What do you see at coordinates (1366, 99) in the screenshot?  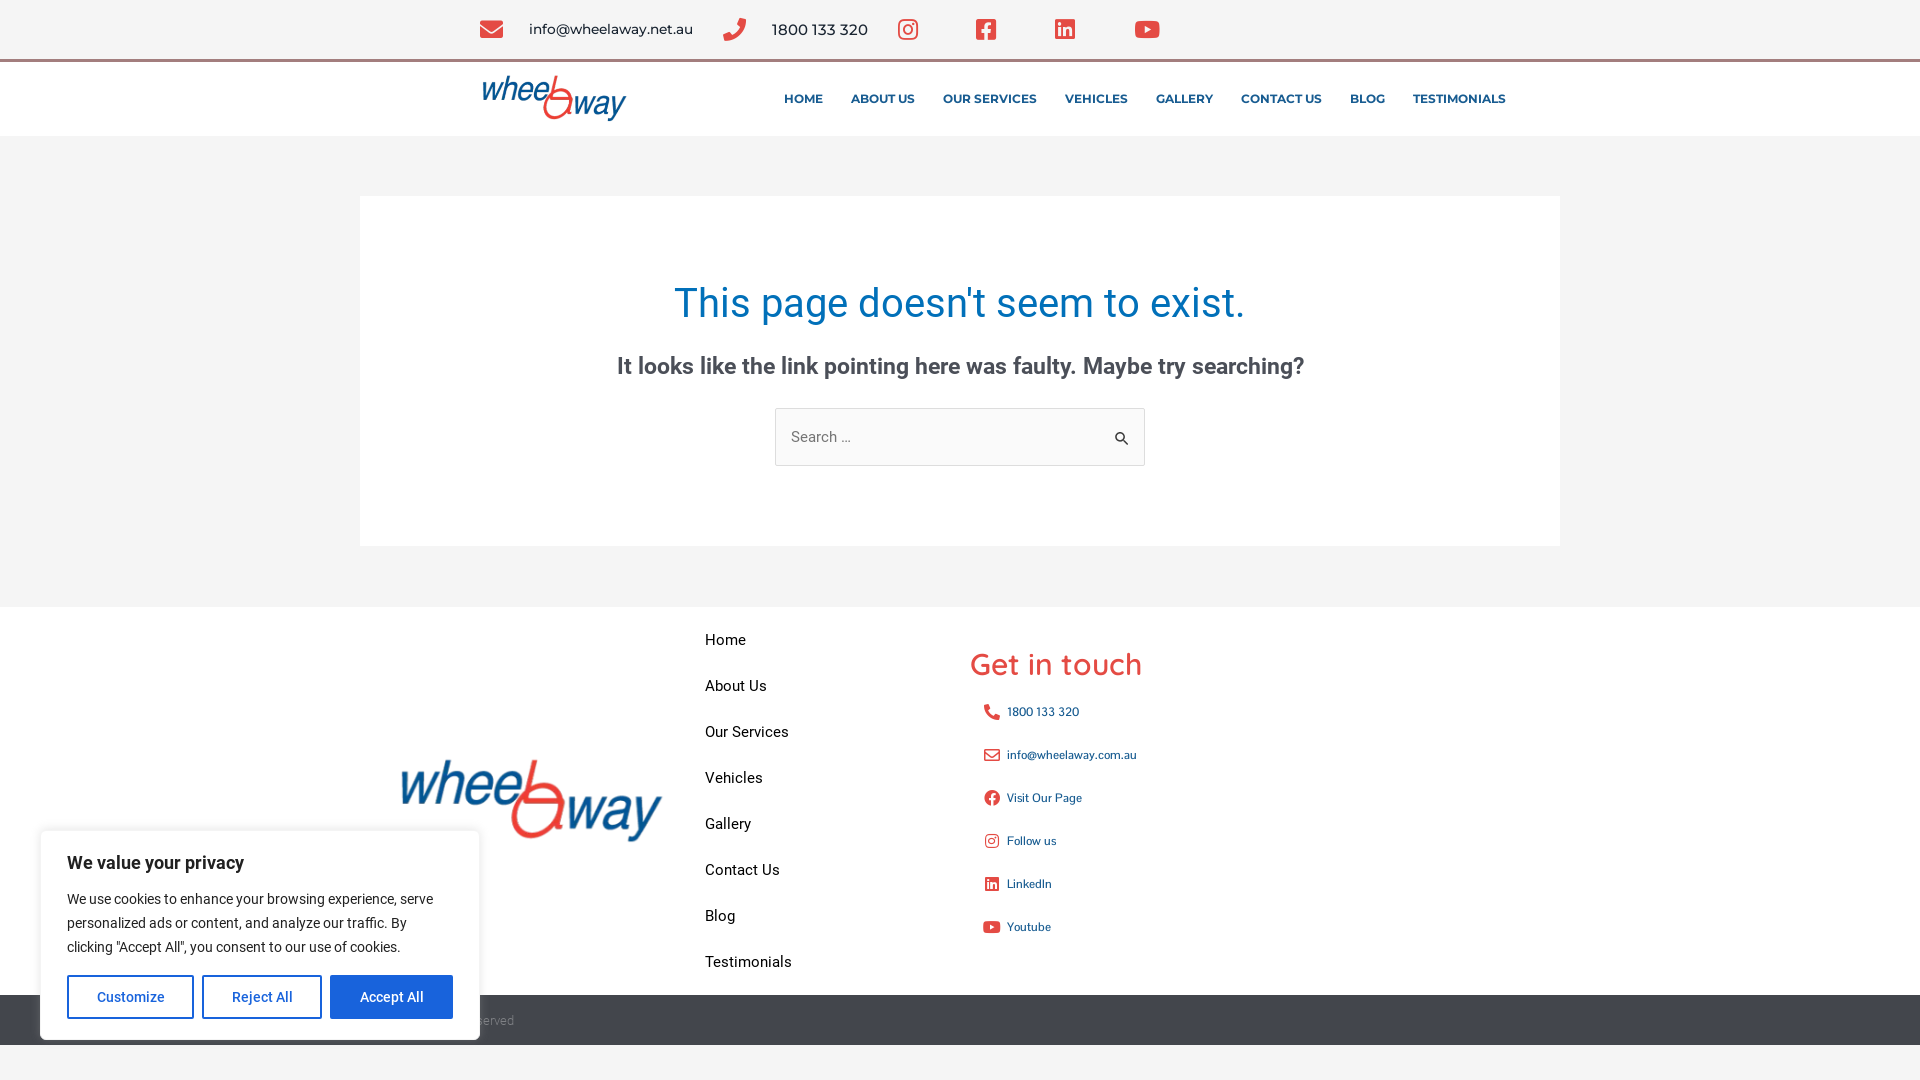 I see `'BLOG'` at bounding box center [1366, 99].